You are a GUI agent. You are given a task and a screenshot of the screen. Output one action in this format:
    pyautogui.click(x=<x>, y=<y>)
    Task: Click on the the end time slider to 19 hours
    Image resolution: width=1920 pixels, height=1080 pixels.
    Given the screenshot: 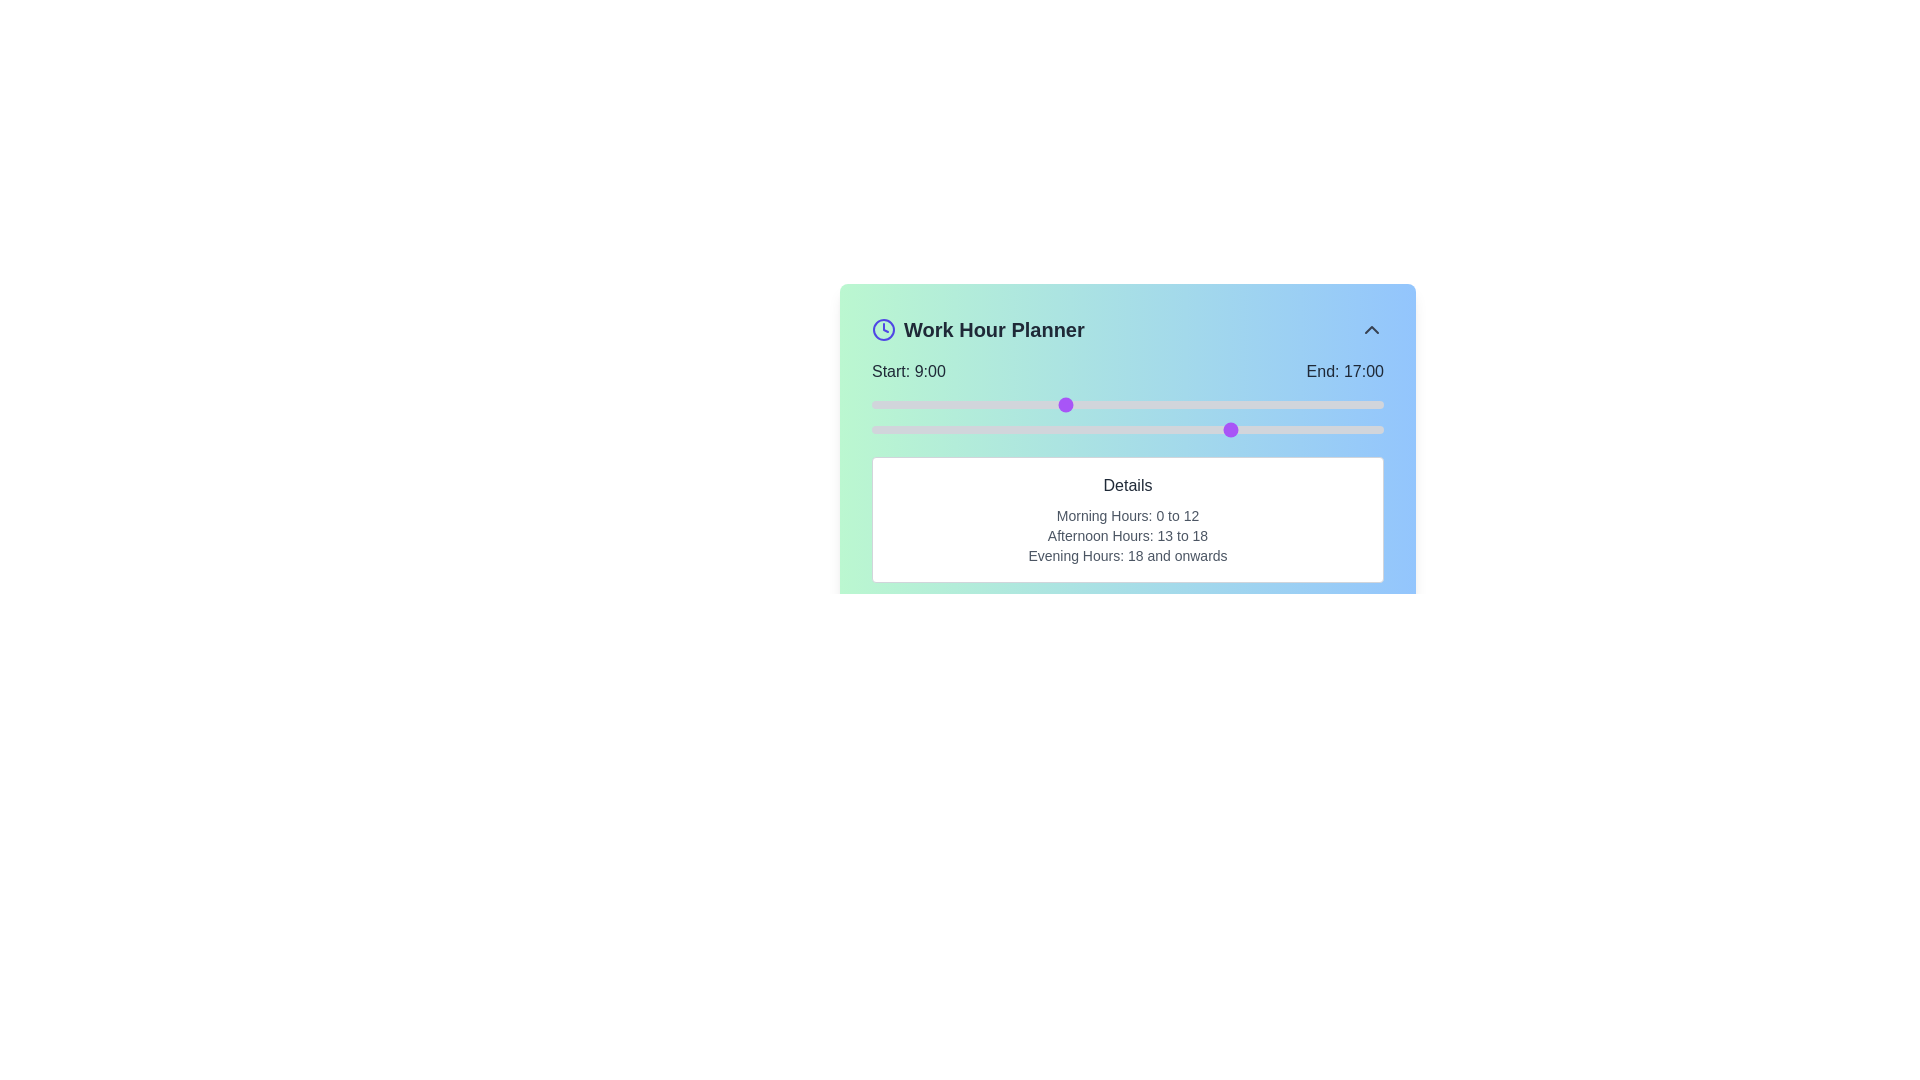 What is the action you would take?
    pyautogui.click(x=1276, y=428)
    